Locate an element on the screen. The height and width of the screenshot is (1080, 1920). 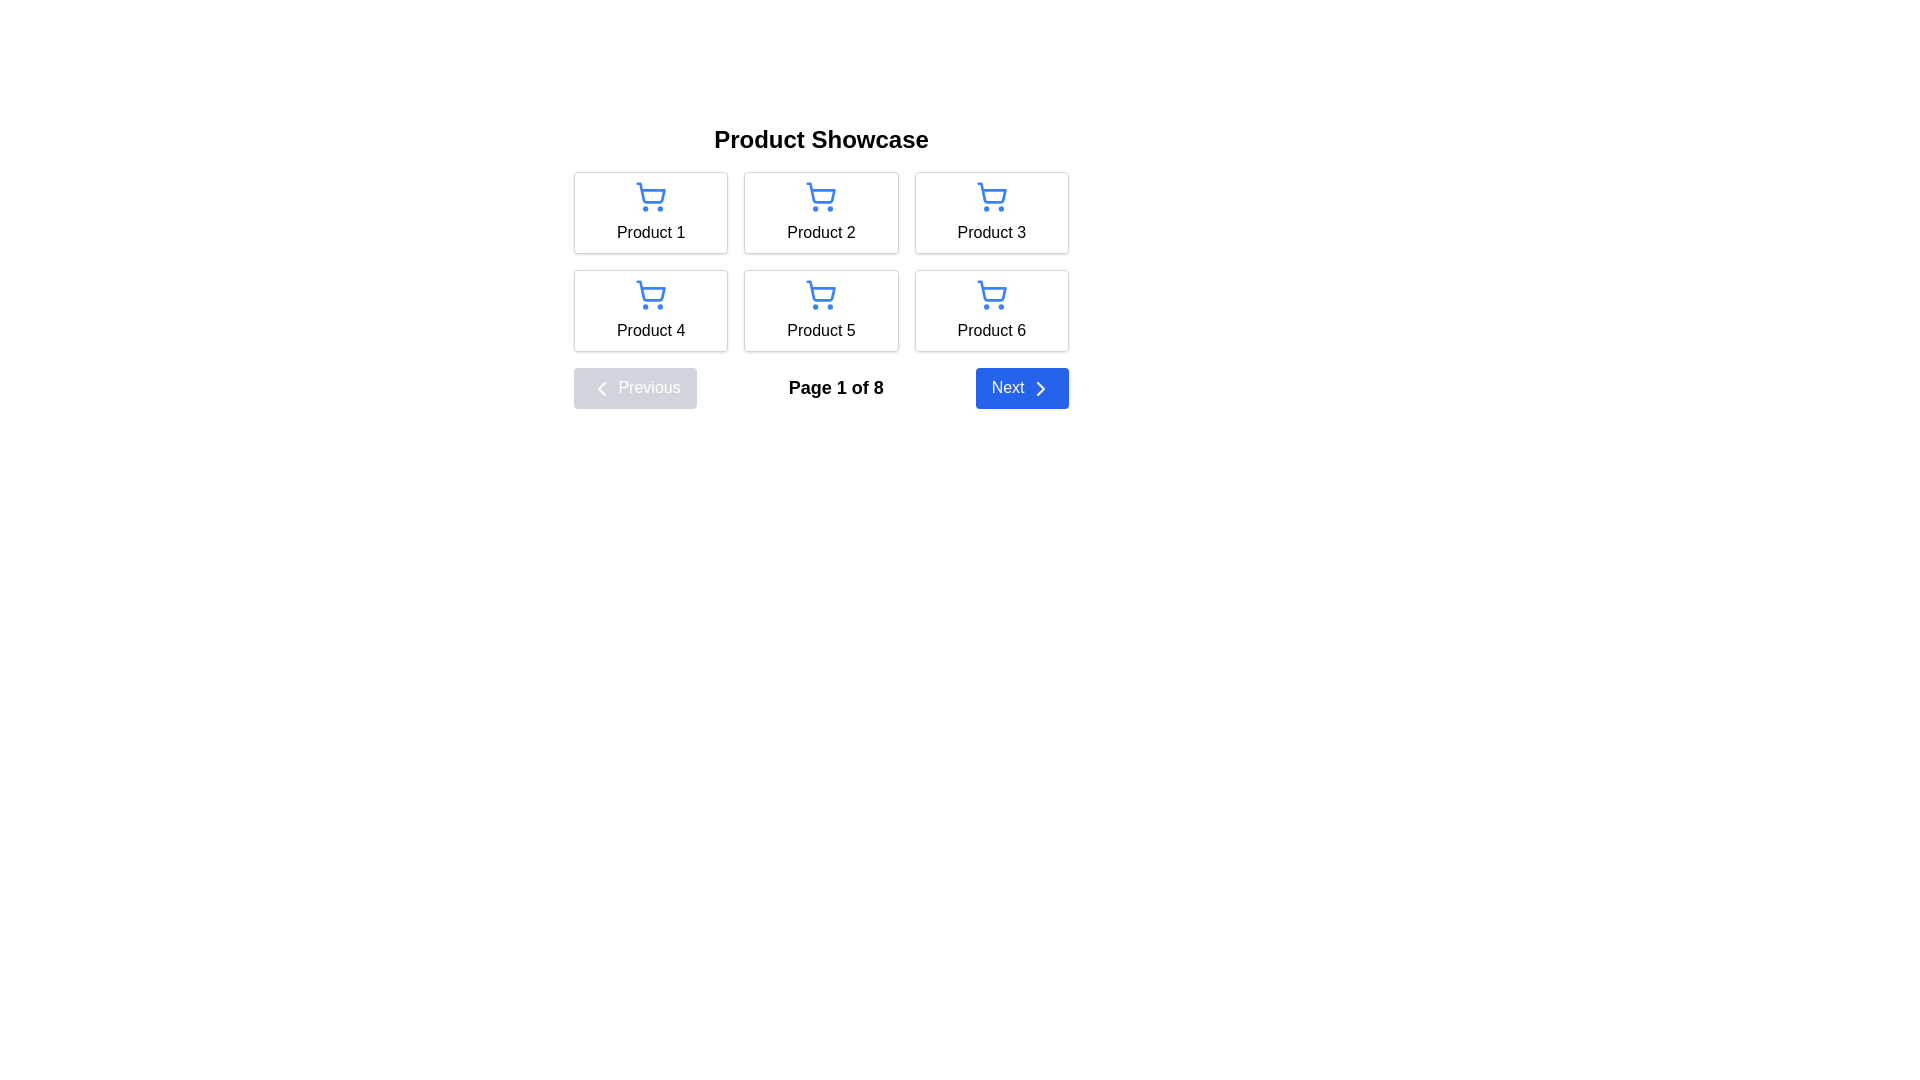
the main body of the shopping cart icon located at the top left of the grid under the 'Product Showcase' title, corresponding to 'Product 1' is located at coordinates (651, 193).